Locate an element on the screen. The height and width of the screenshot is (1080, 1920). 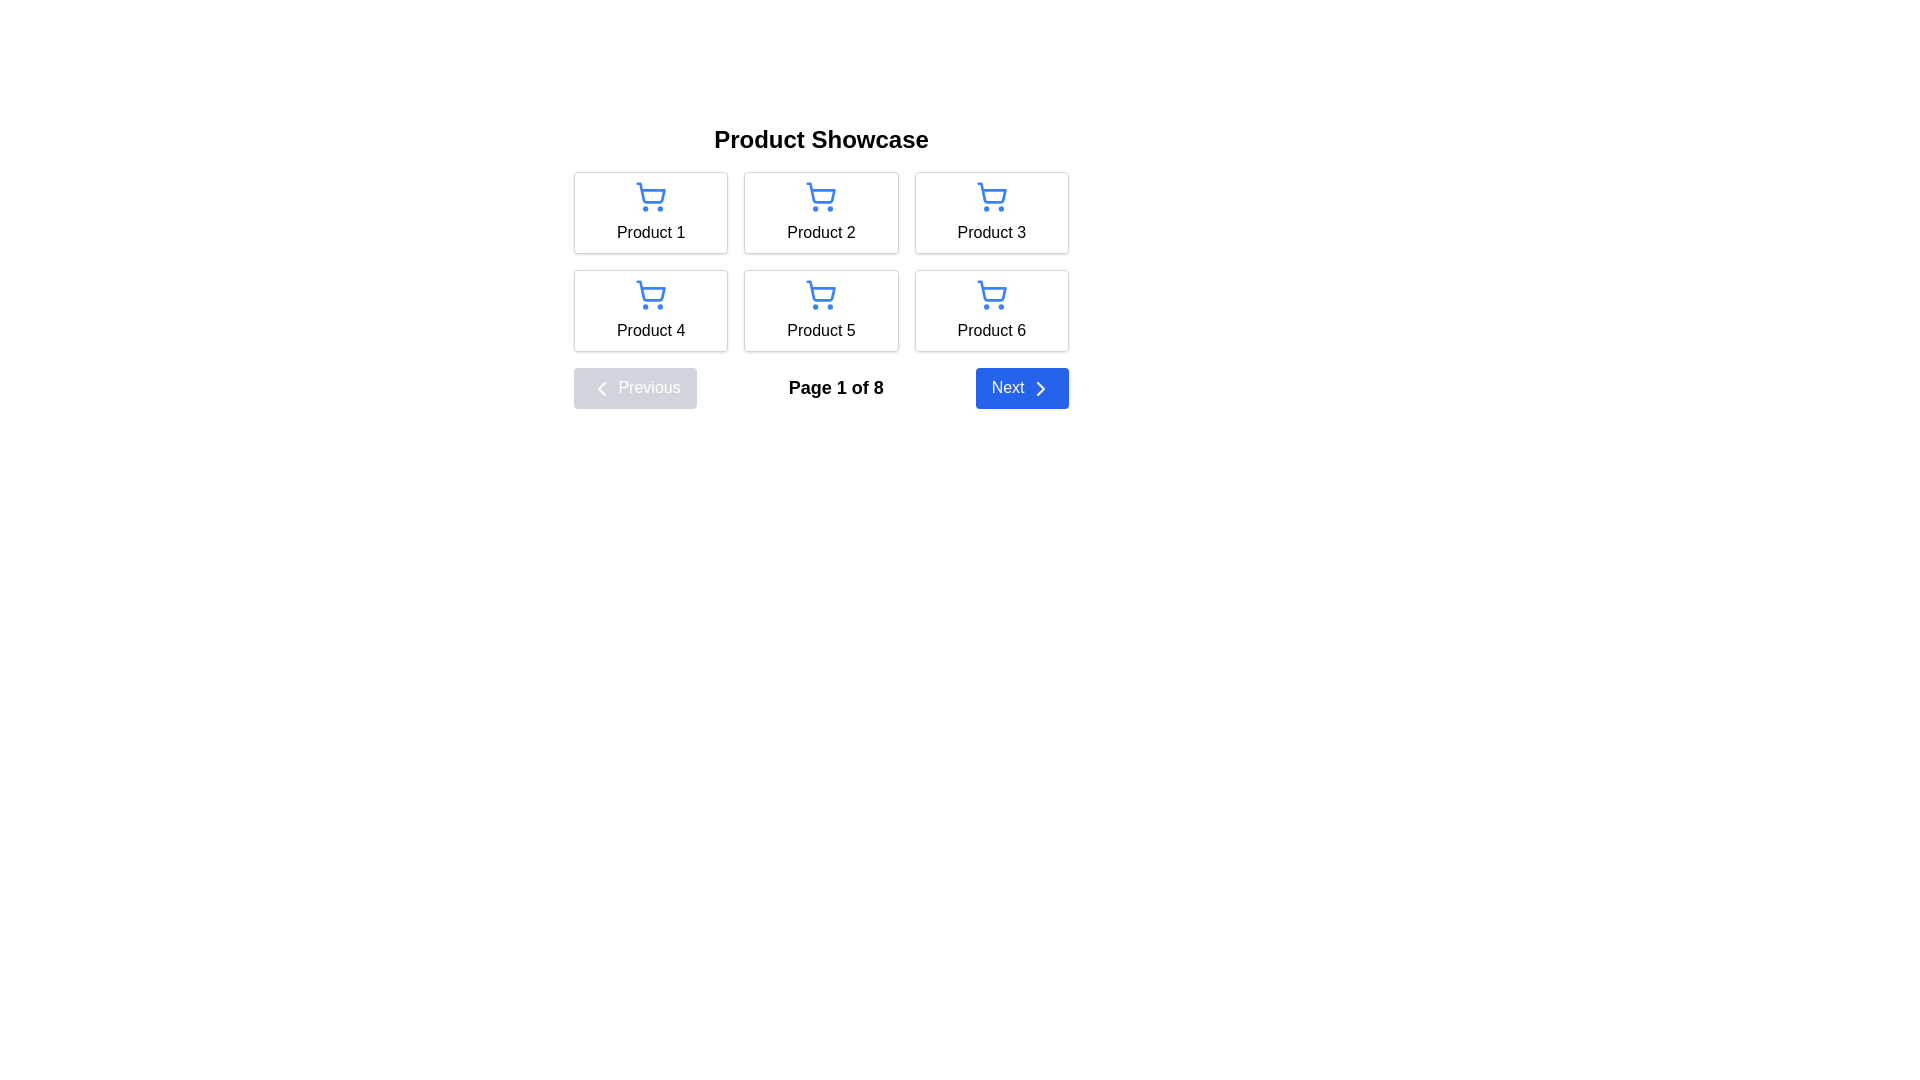
the main body of the shopping cart icon located at the top left of the grid under the 'Product Showcase' title, corresponding to 'Product 1' is located at coordinates (651, 193).